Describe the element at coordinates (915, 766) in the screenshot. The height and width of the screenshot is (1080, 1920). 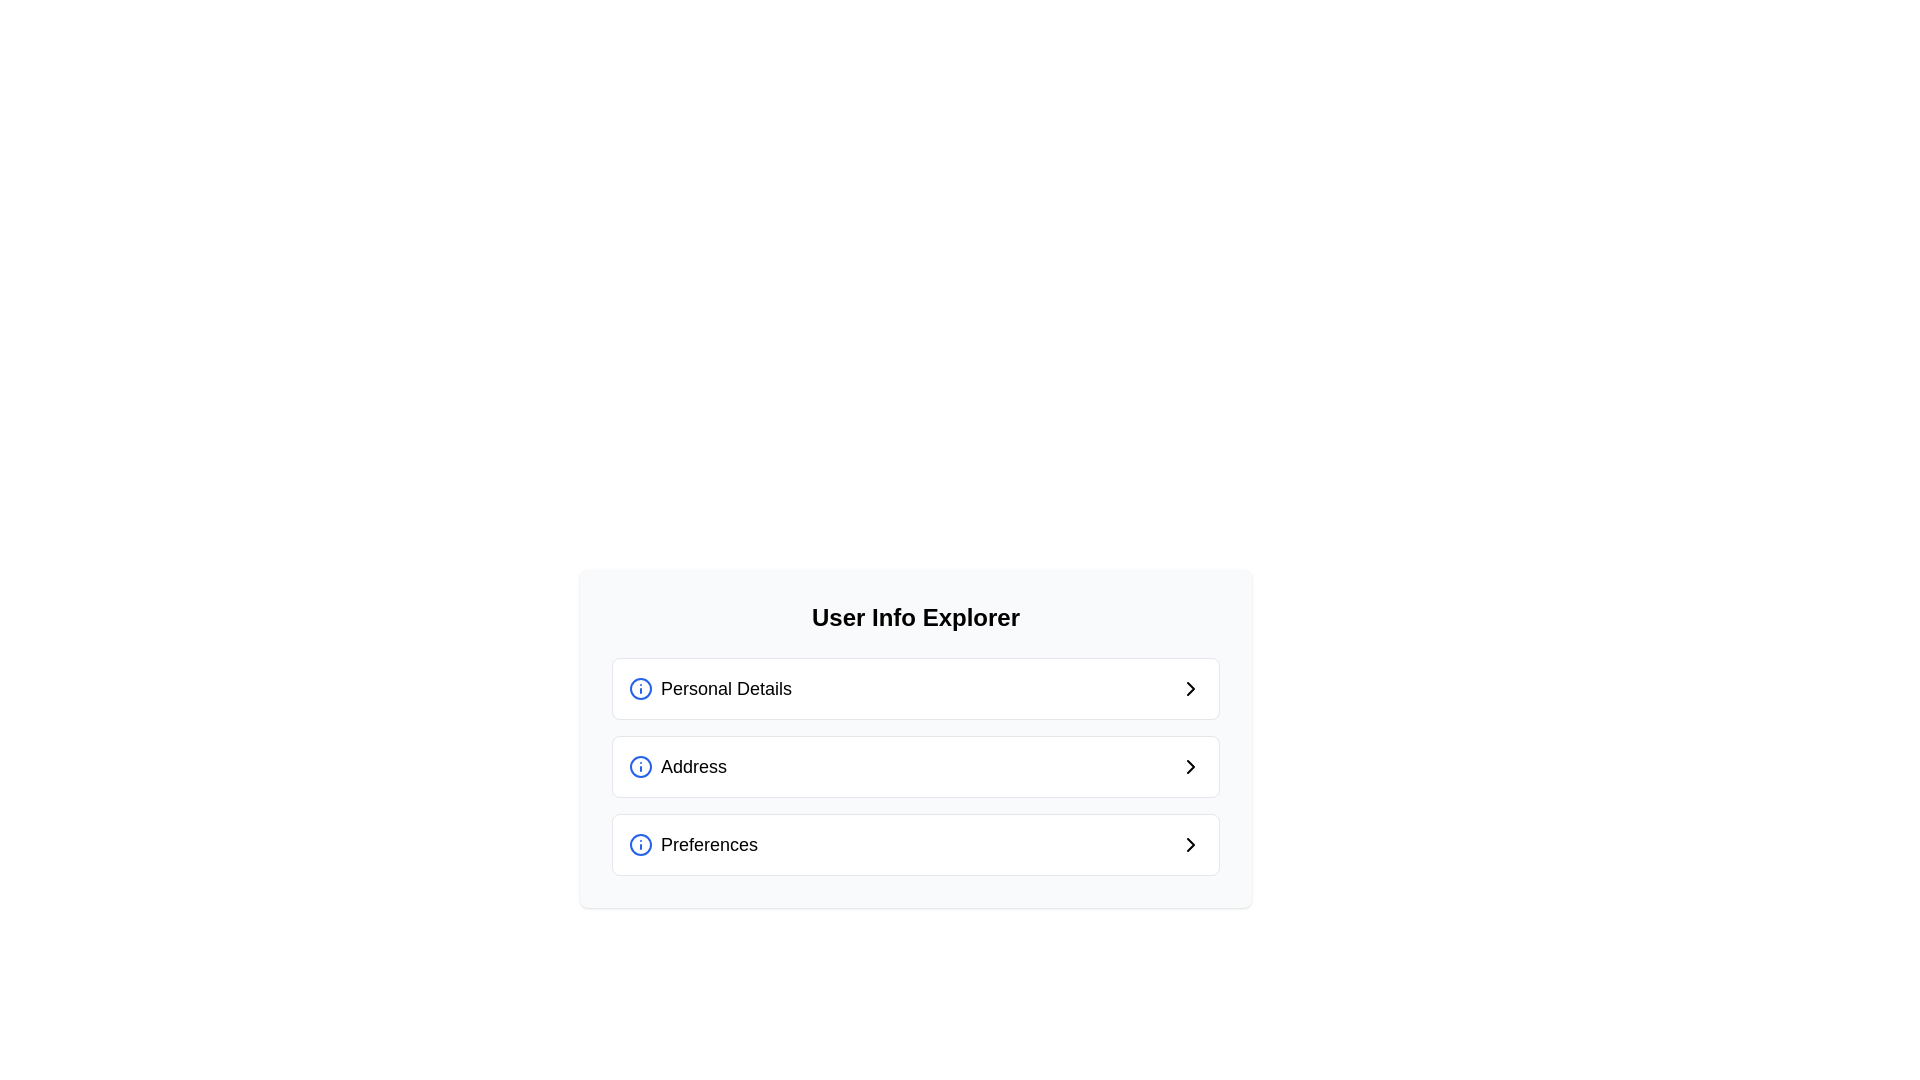
I see `the 'Address' button, which is the second item in a vertically stacked list` at that location.